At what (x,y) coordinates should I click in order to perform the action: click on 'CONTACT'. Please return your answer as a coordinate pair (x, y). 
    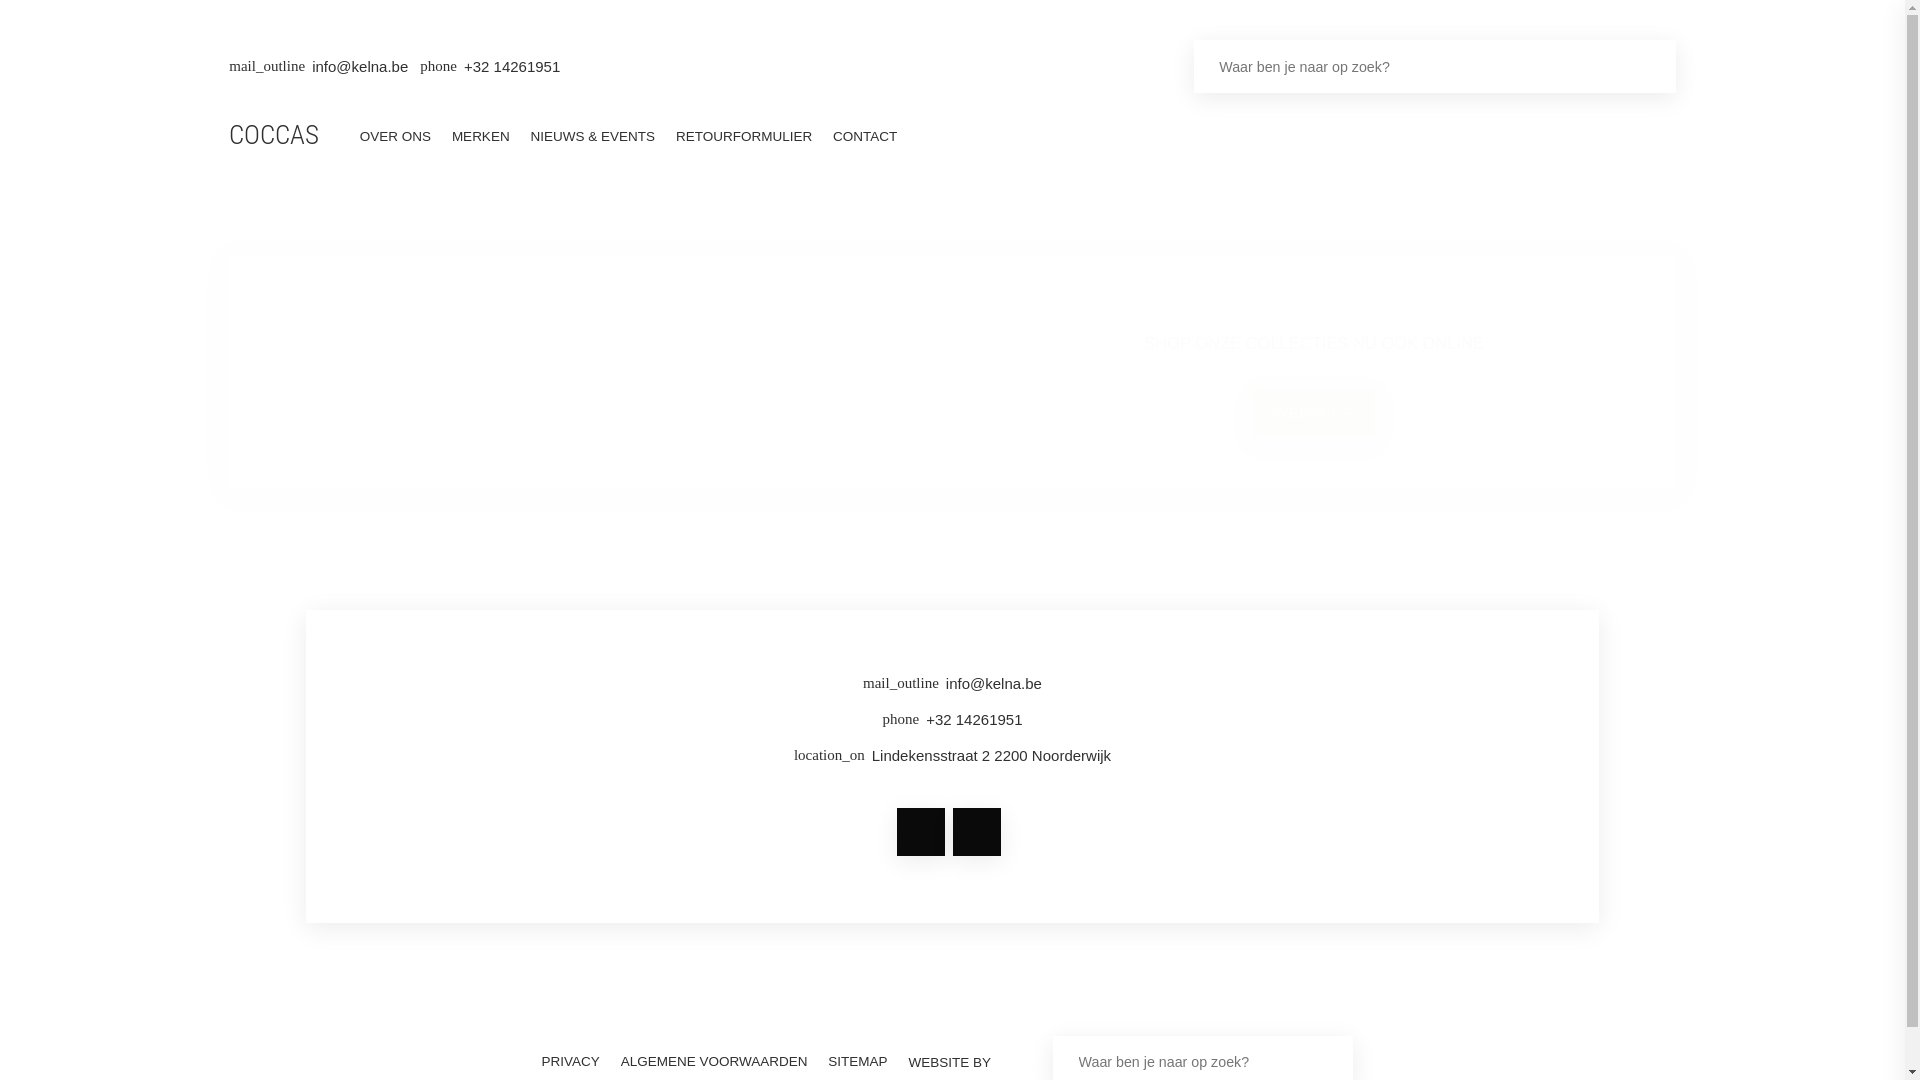
    Looking at the image, I should click on (824, 135).